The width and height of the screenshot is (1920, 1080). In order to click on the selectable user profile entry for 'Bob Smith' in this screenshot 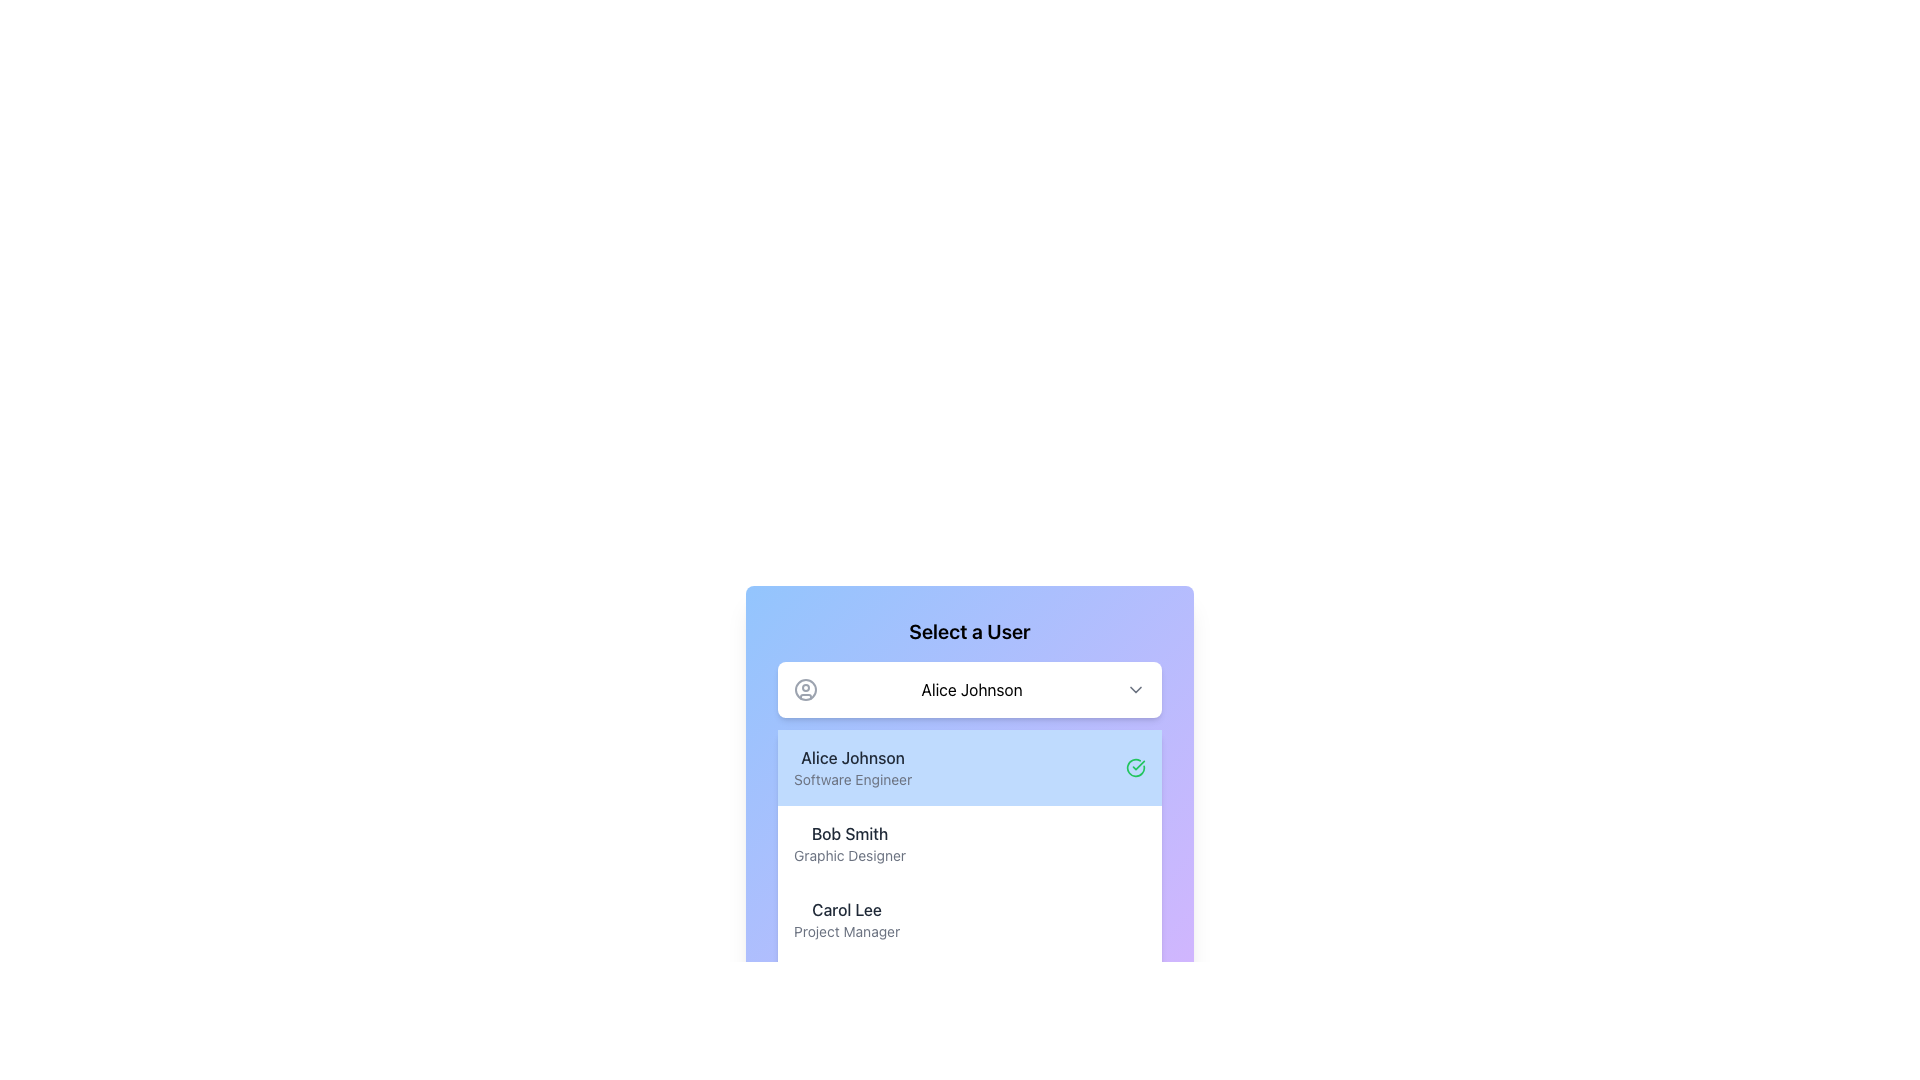, I will do `click(969, 844)`.